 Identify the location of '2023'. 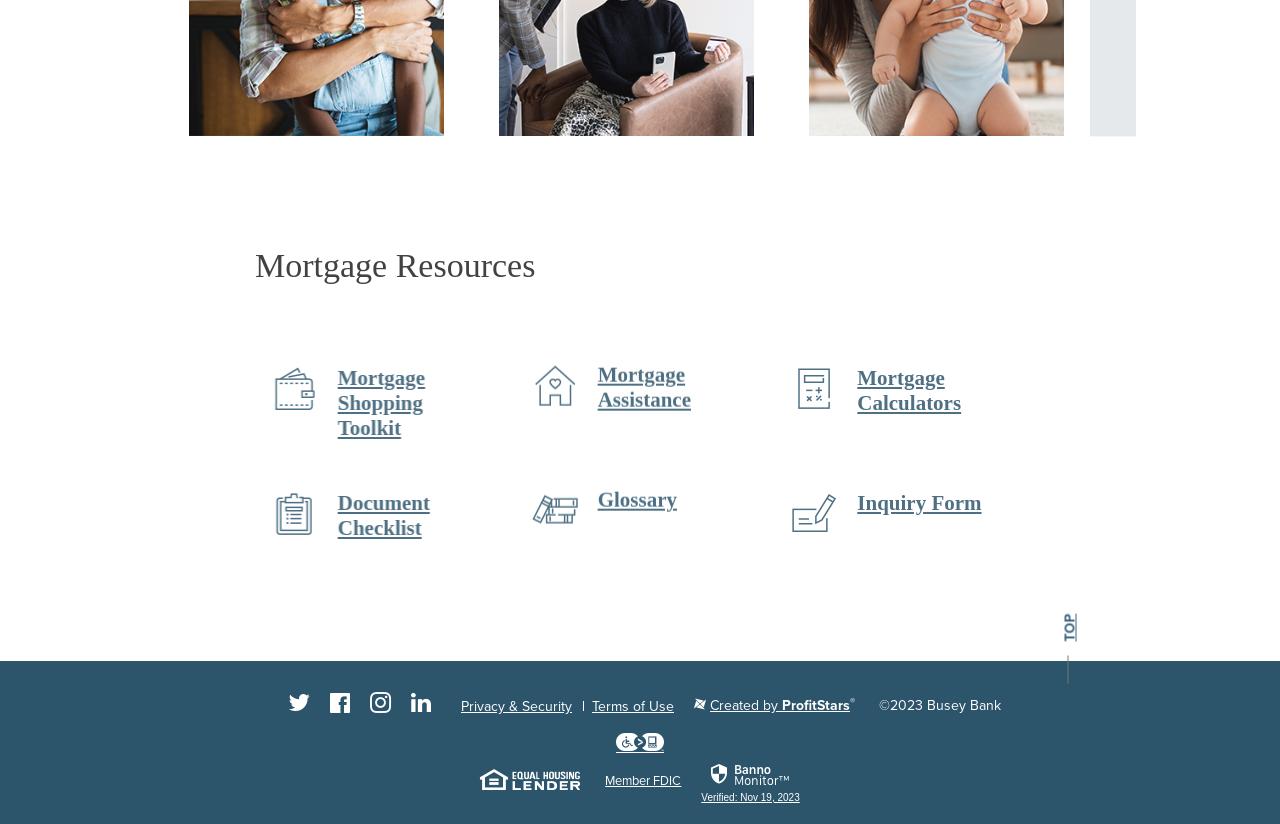
(905, 704).